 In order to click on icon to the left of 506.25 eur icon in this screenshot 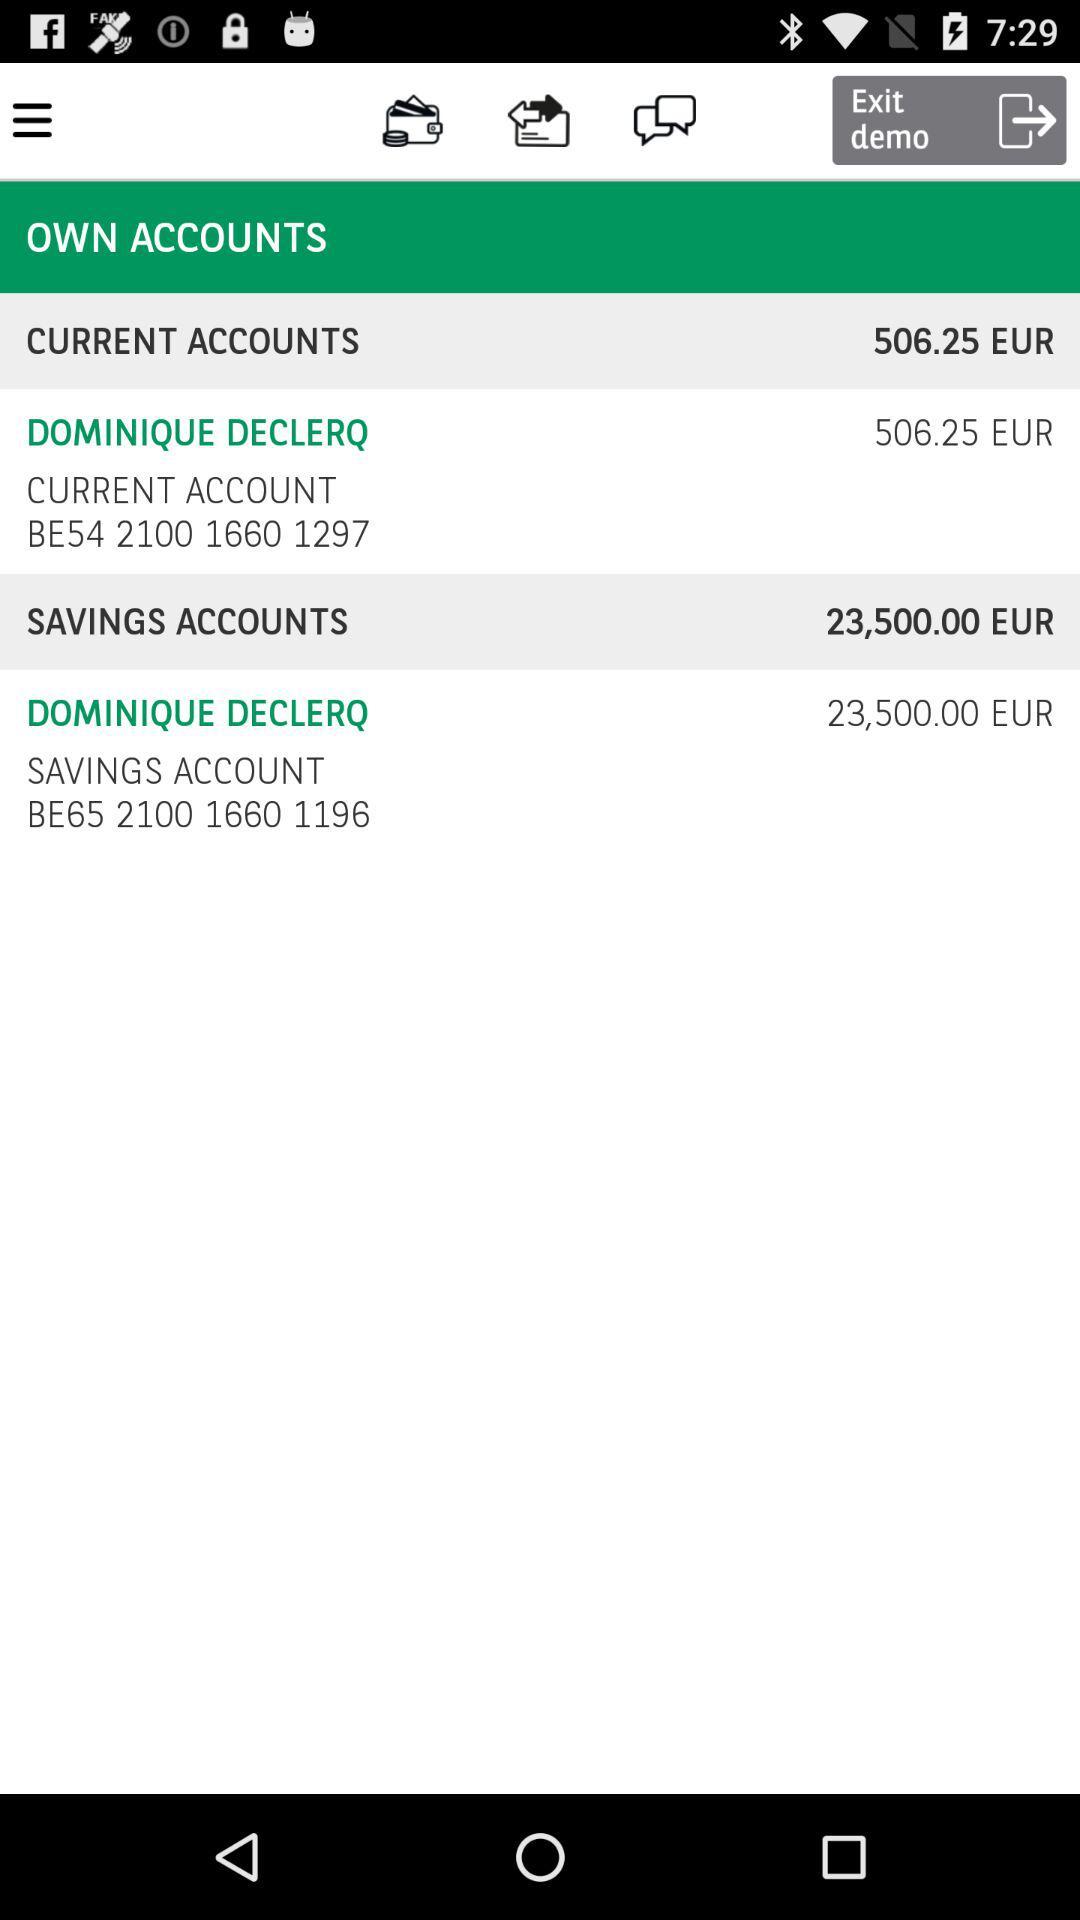, I will do `click(181, 490)`.